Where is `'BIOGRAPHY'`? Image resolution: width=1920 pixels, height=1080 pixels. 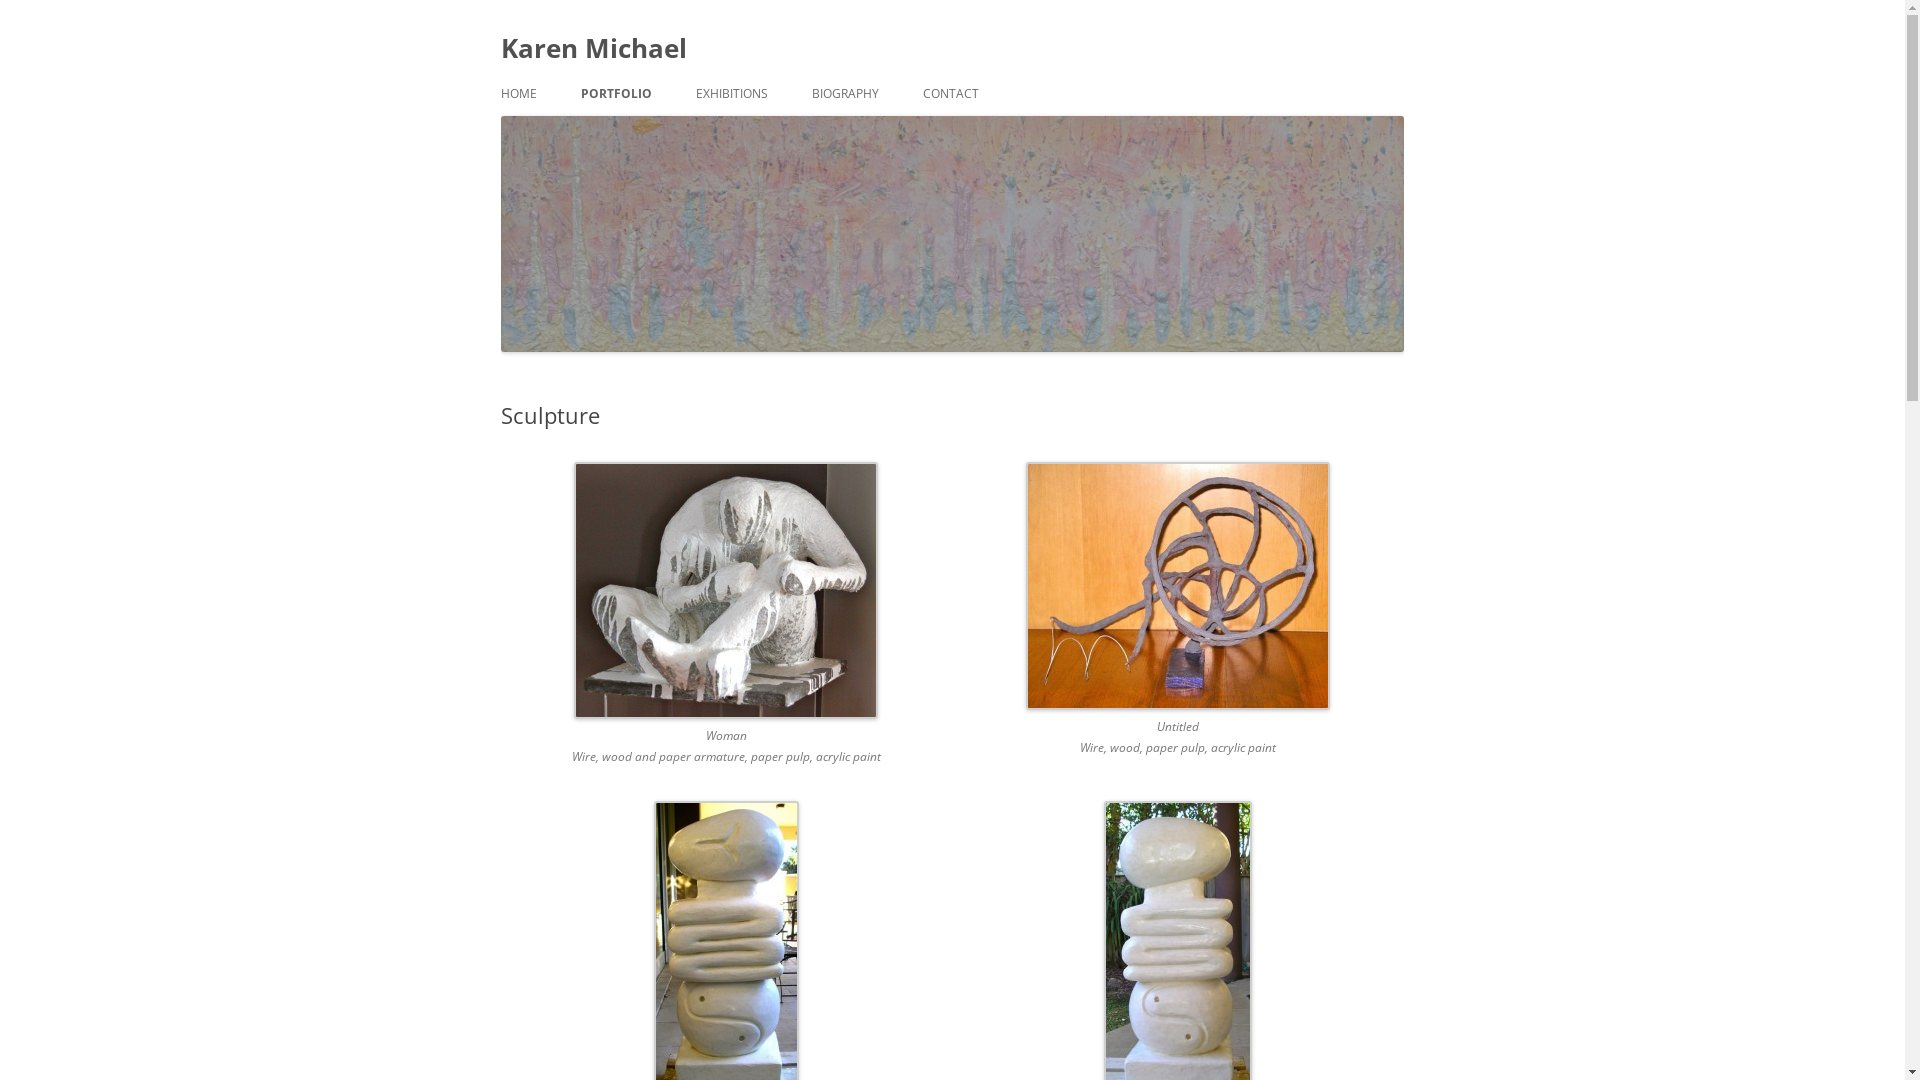
'BIOGRAPHY' is located at coordinates (845, 93).